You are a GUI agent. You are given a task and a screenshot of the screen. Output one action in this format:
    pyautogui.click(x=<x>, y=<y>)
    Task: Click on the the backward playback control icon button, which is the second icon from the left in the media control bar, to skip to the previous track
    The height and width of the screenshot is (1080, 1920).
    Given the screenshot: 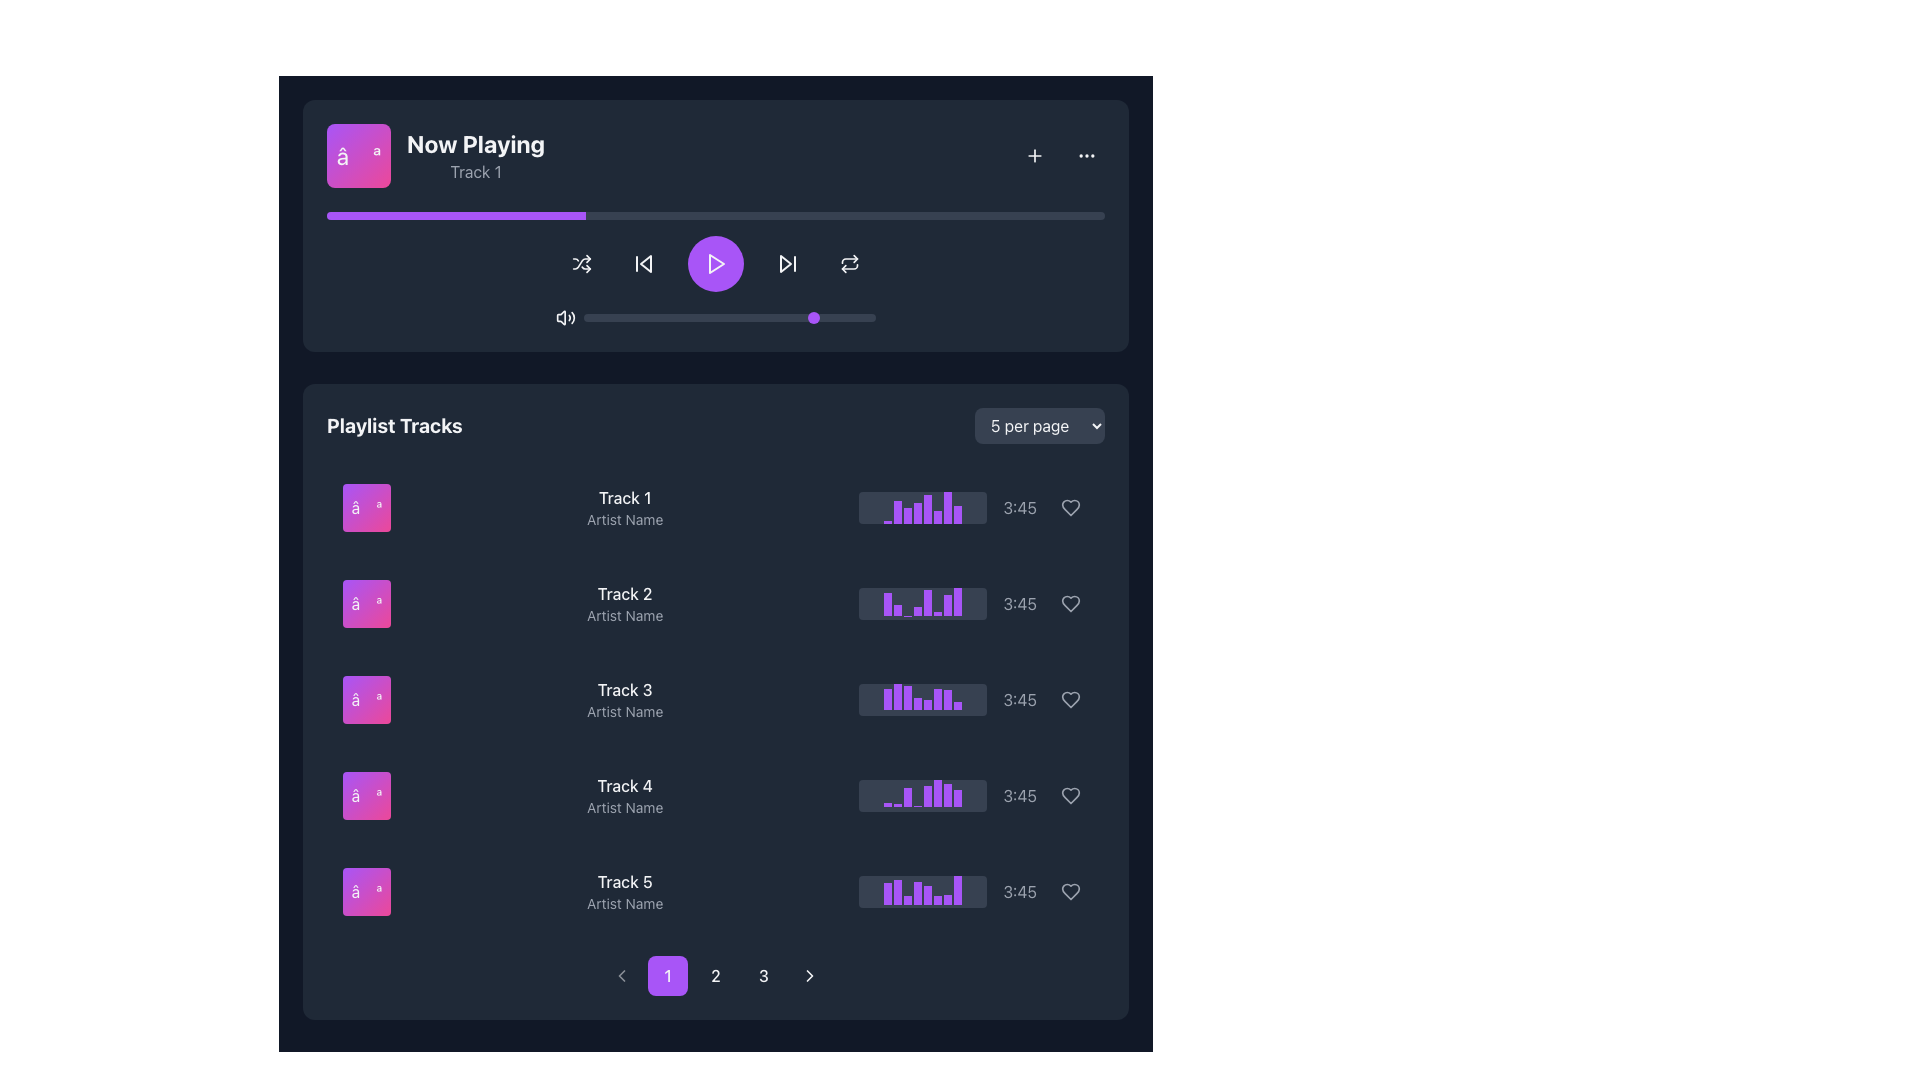 What is the action you would take?
    pyautogui.click(x=643, y=262)
    